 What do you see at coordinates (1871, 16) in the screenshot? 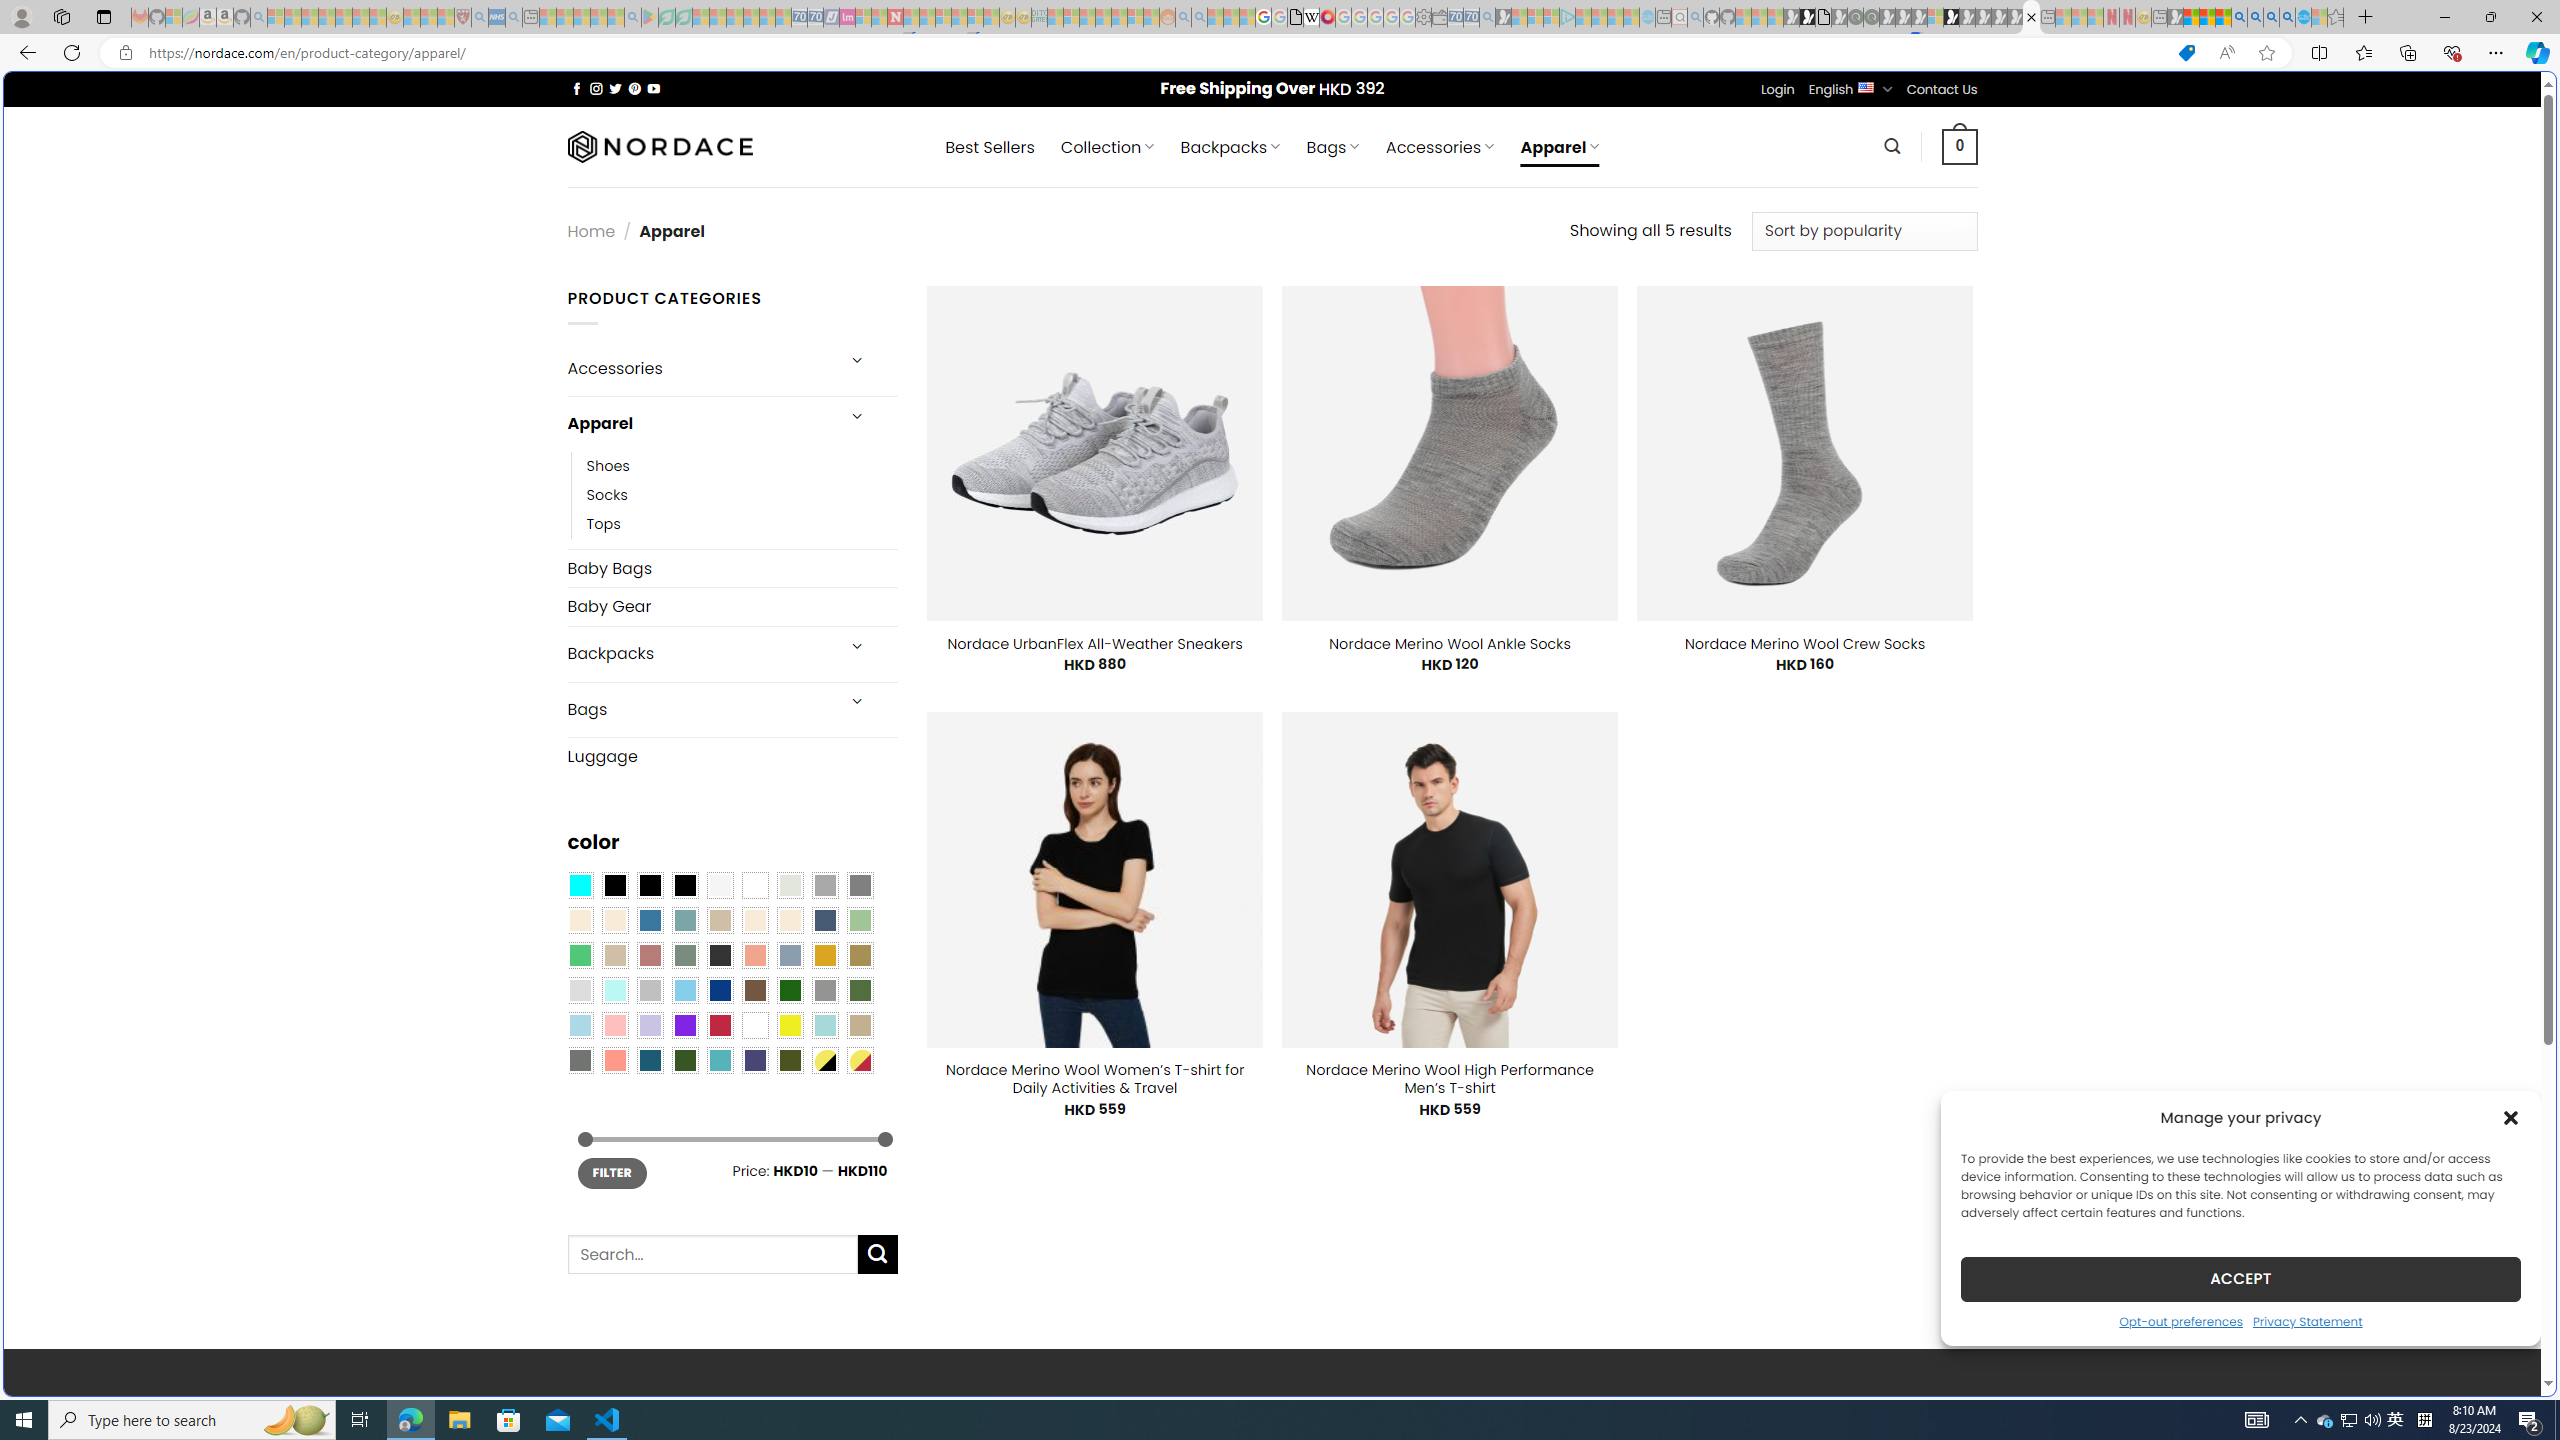
I see `'Future Focus Report 2024 - Sleeping'` at bounding box center [1871, 16].